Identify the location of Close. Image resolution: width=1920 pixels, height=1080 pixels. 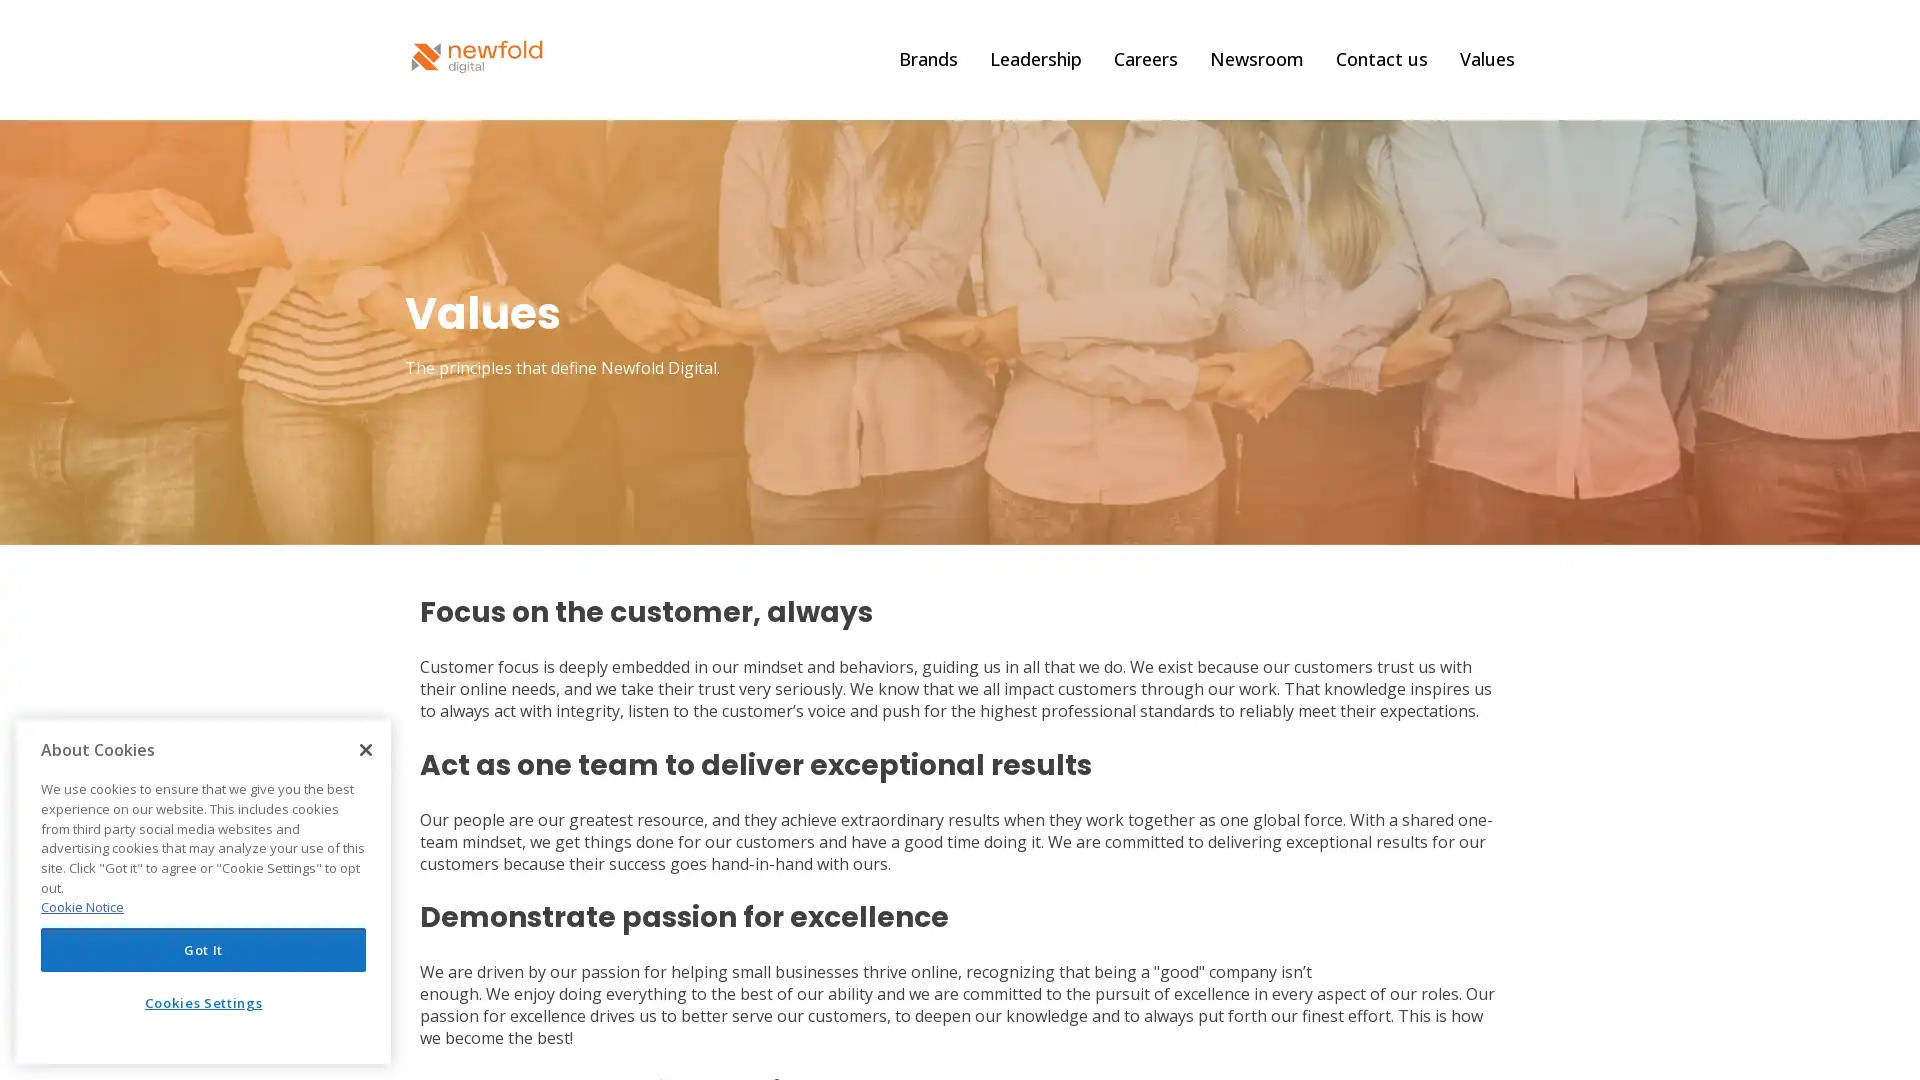
(365, 749).